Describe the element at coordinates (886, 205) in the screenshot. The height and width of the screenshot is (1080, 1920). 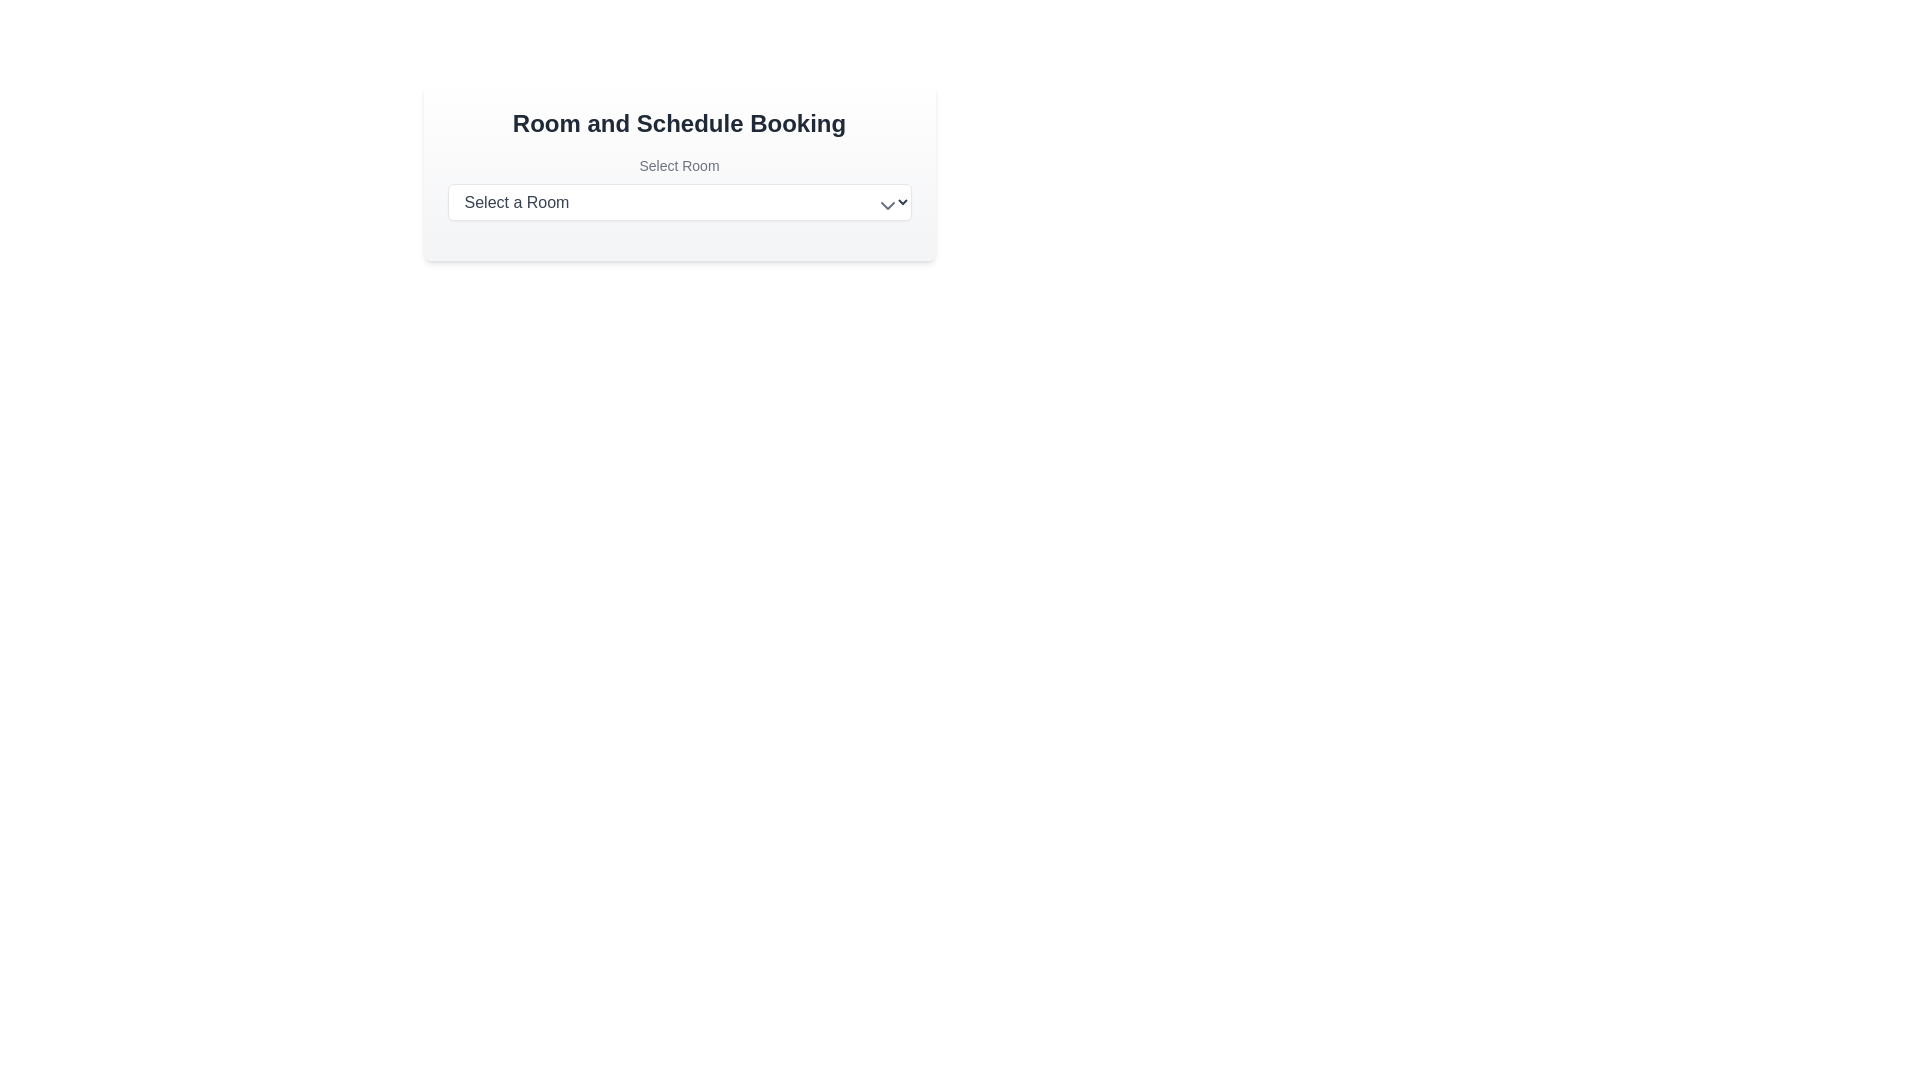
I see `the chevron icon located on the far right side of the 'Select a Room' dropdown menu` at that location.